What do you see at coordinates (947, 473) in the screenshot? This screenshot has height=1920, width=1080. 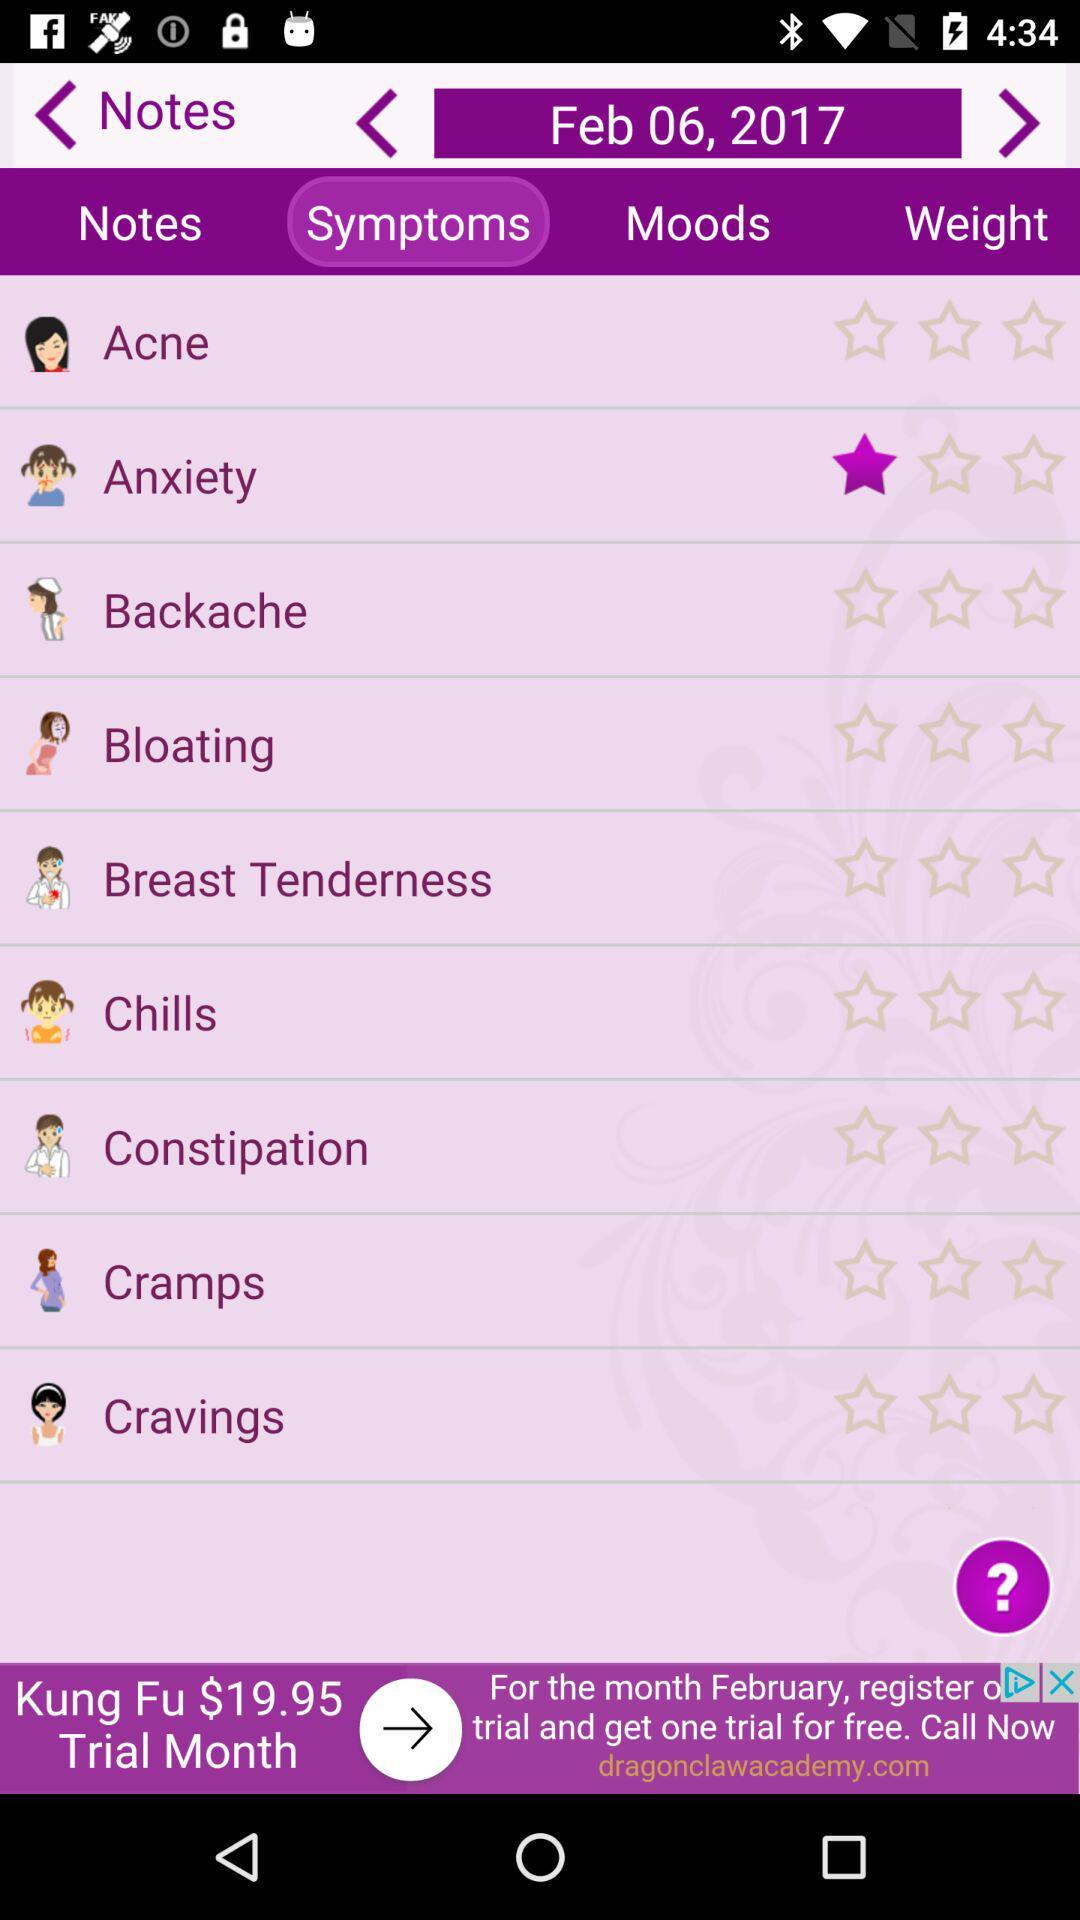 I see `rate anxiety level` at bounding box center [947, 473].